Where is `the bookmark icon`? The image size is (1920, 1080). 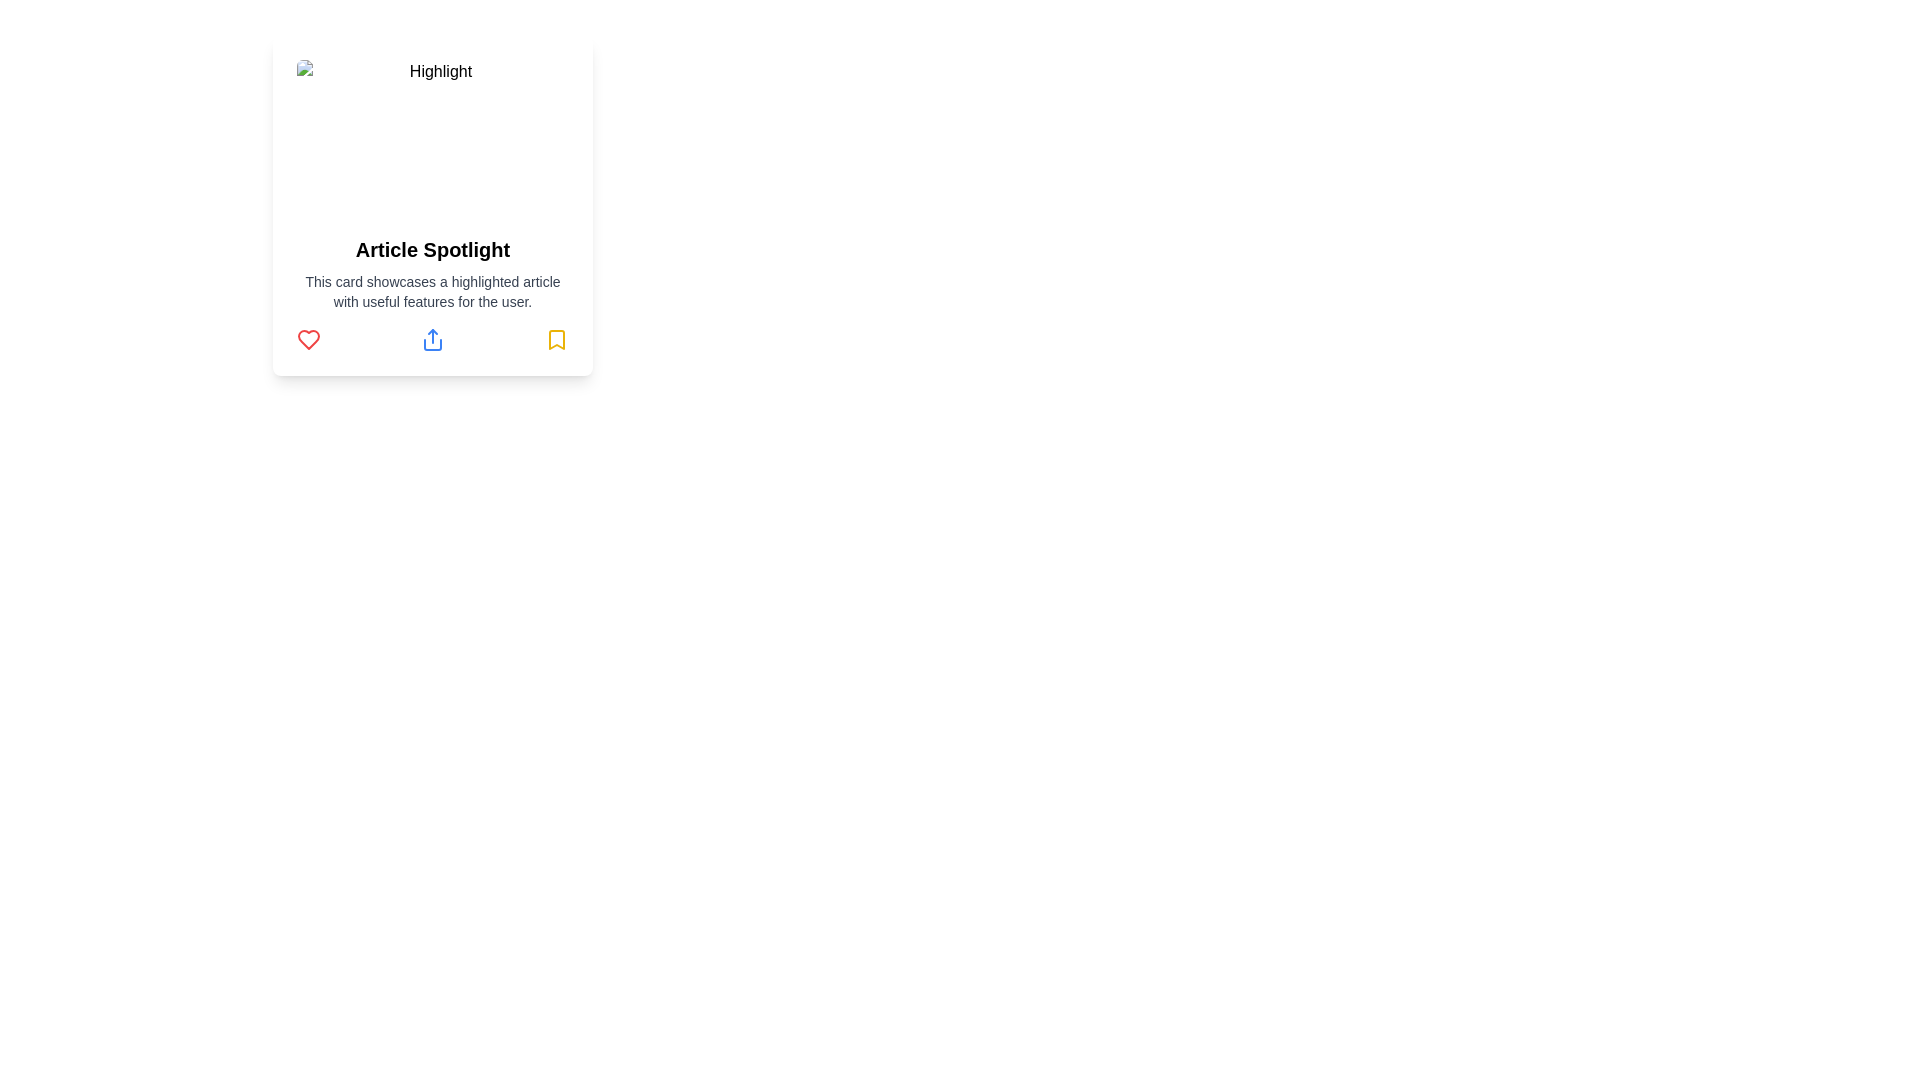 the bookmark icon is located at coordinates (556, 338).